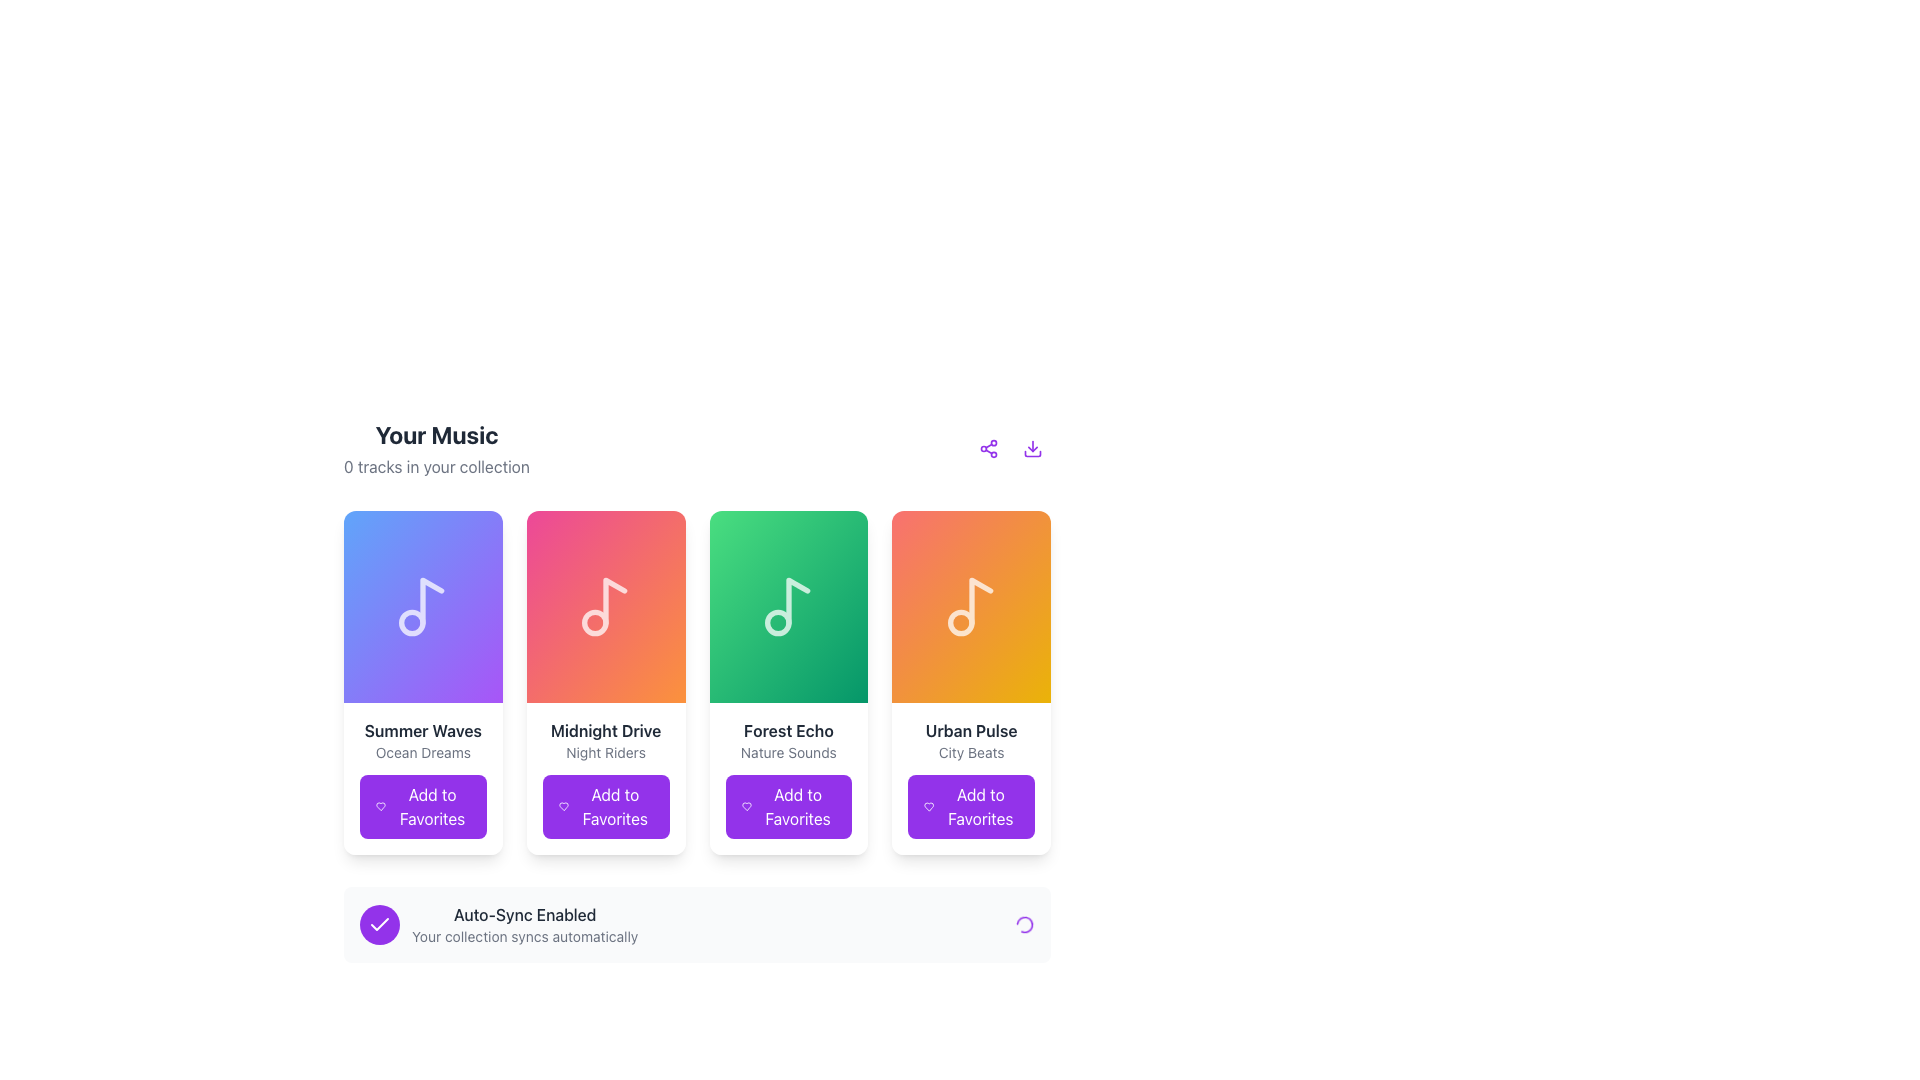 The image size is (1920, 1080). I want to click on the 'Add to Favorites' button, which is styled with white text on a vibrant purple background, to observe the hover effects, so click(431, 805).